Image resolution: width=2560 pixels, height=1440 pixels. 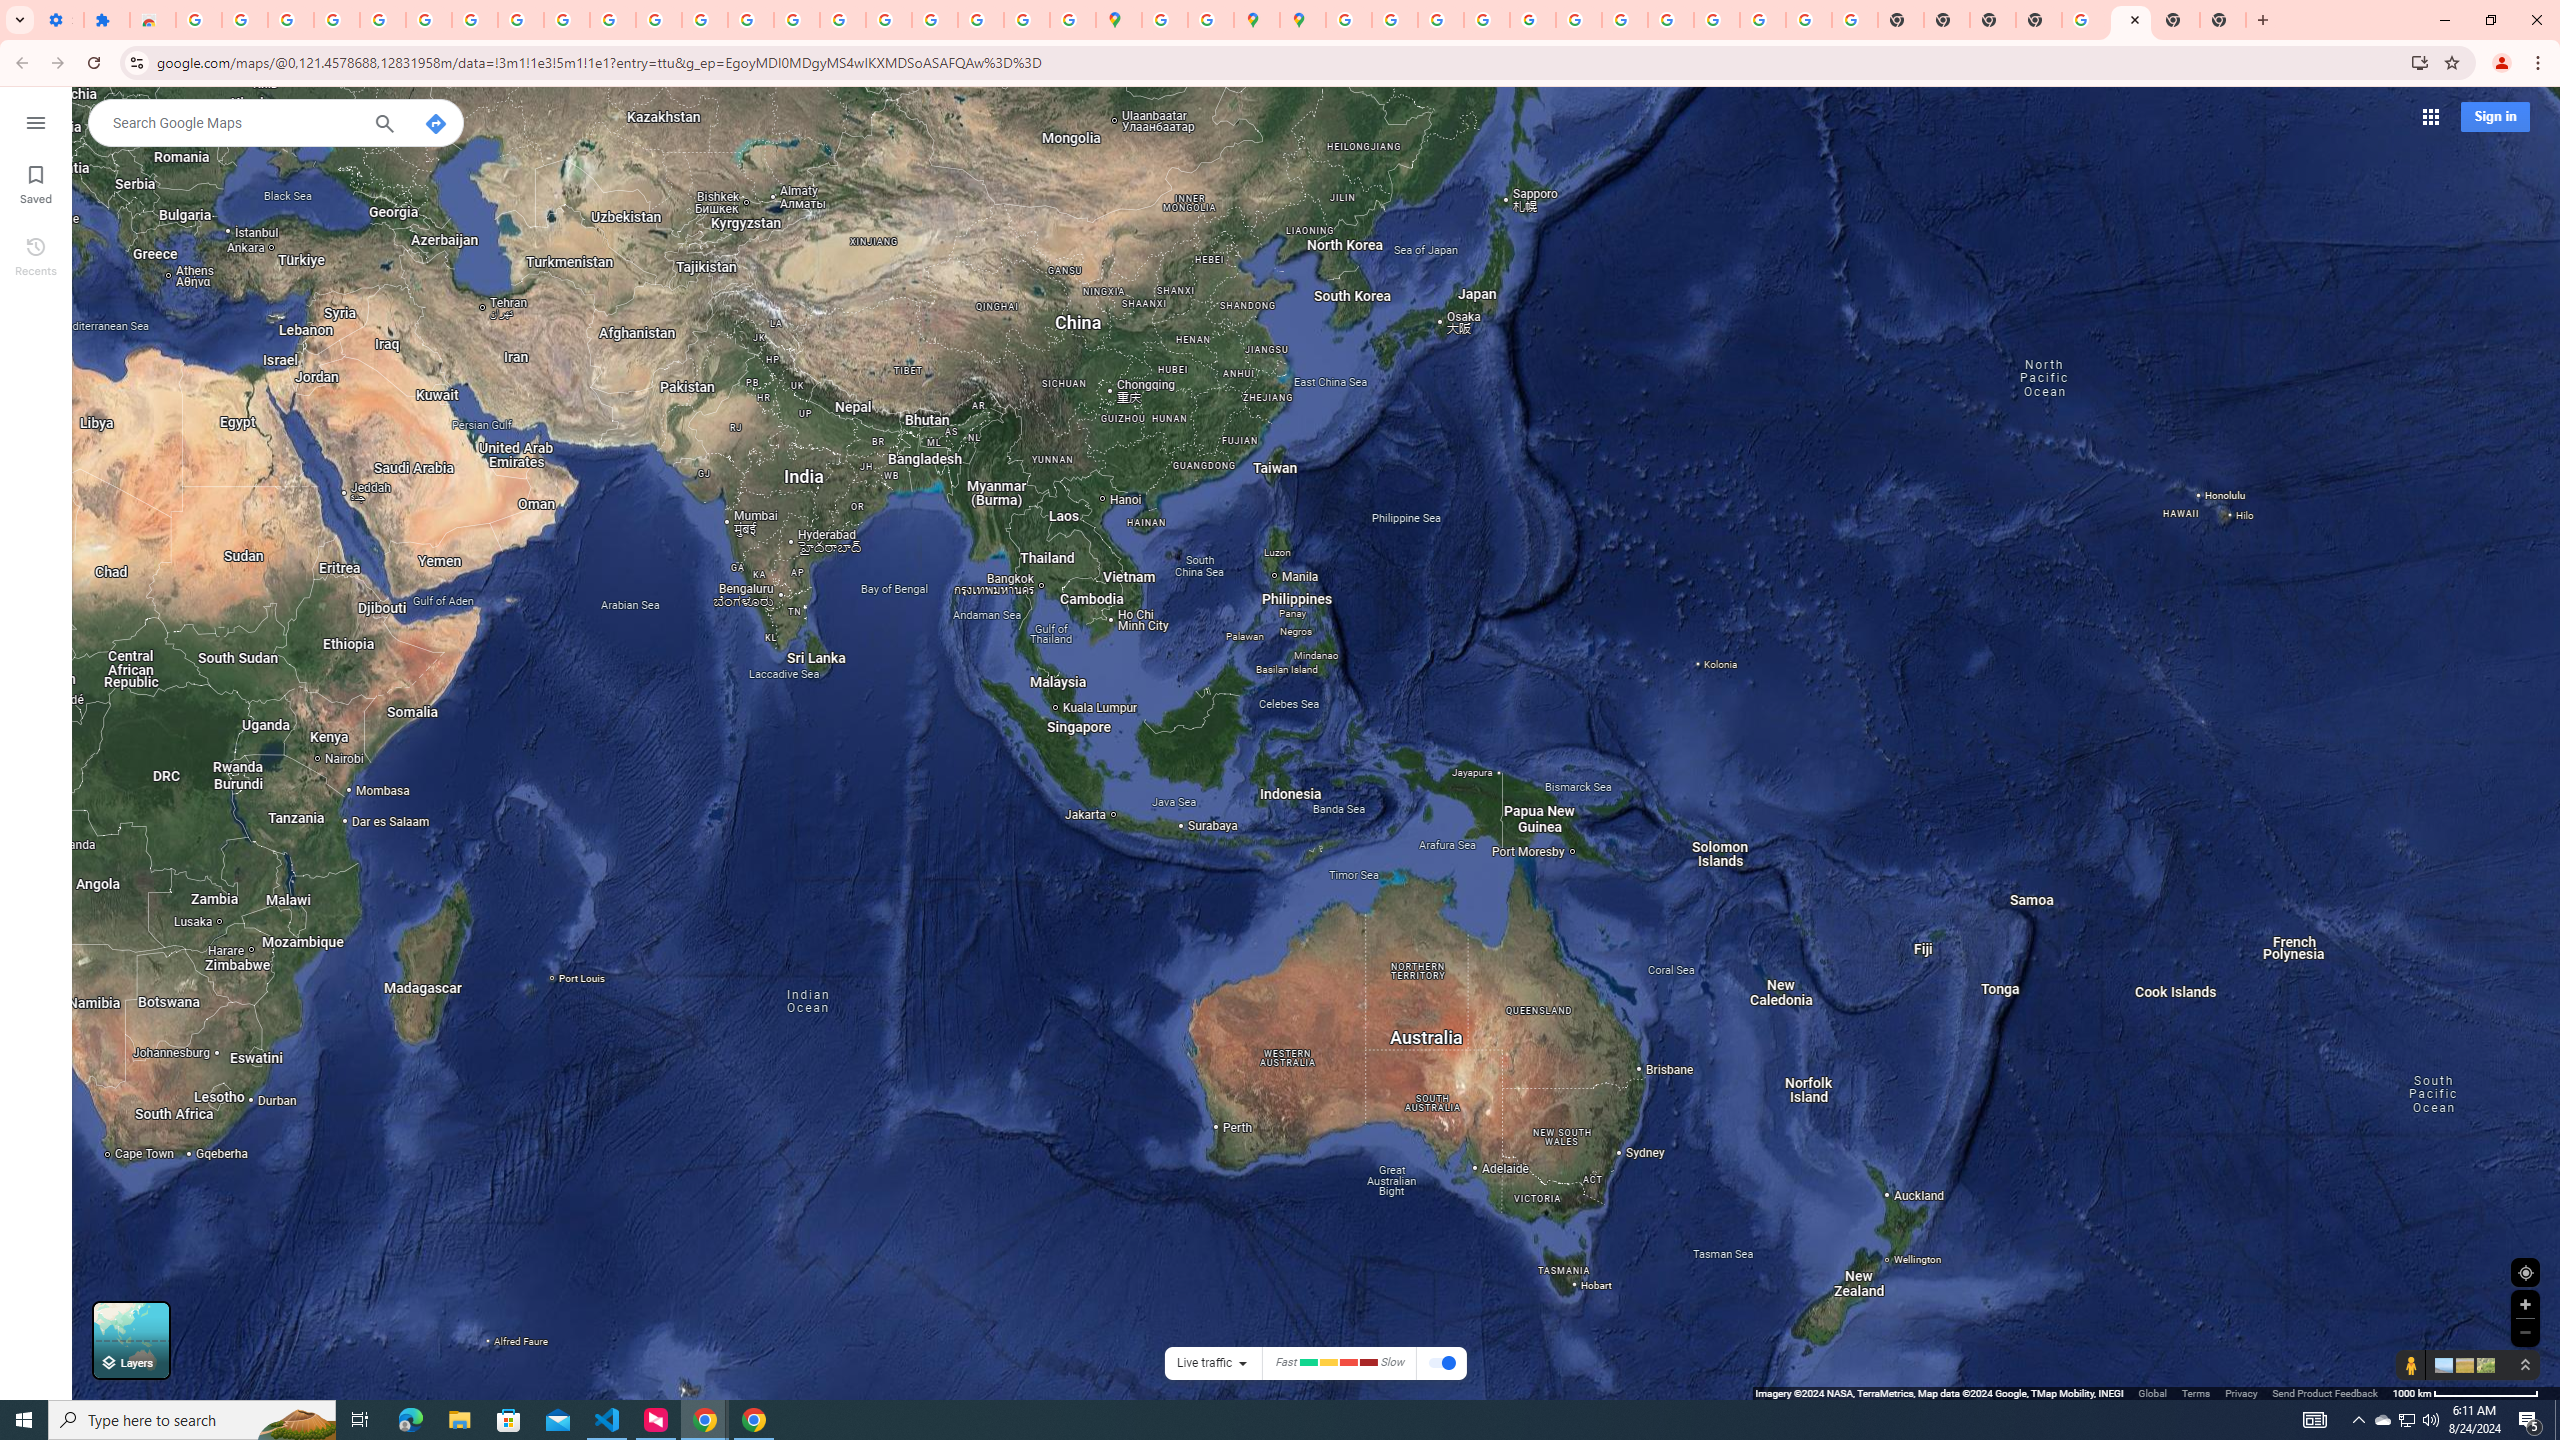 What do you see at coordinates (1203, 1362) in the screenshot?
I see `'Live traffic'` at bounding box center [1203, 1362].